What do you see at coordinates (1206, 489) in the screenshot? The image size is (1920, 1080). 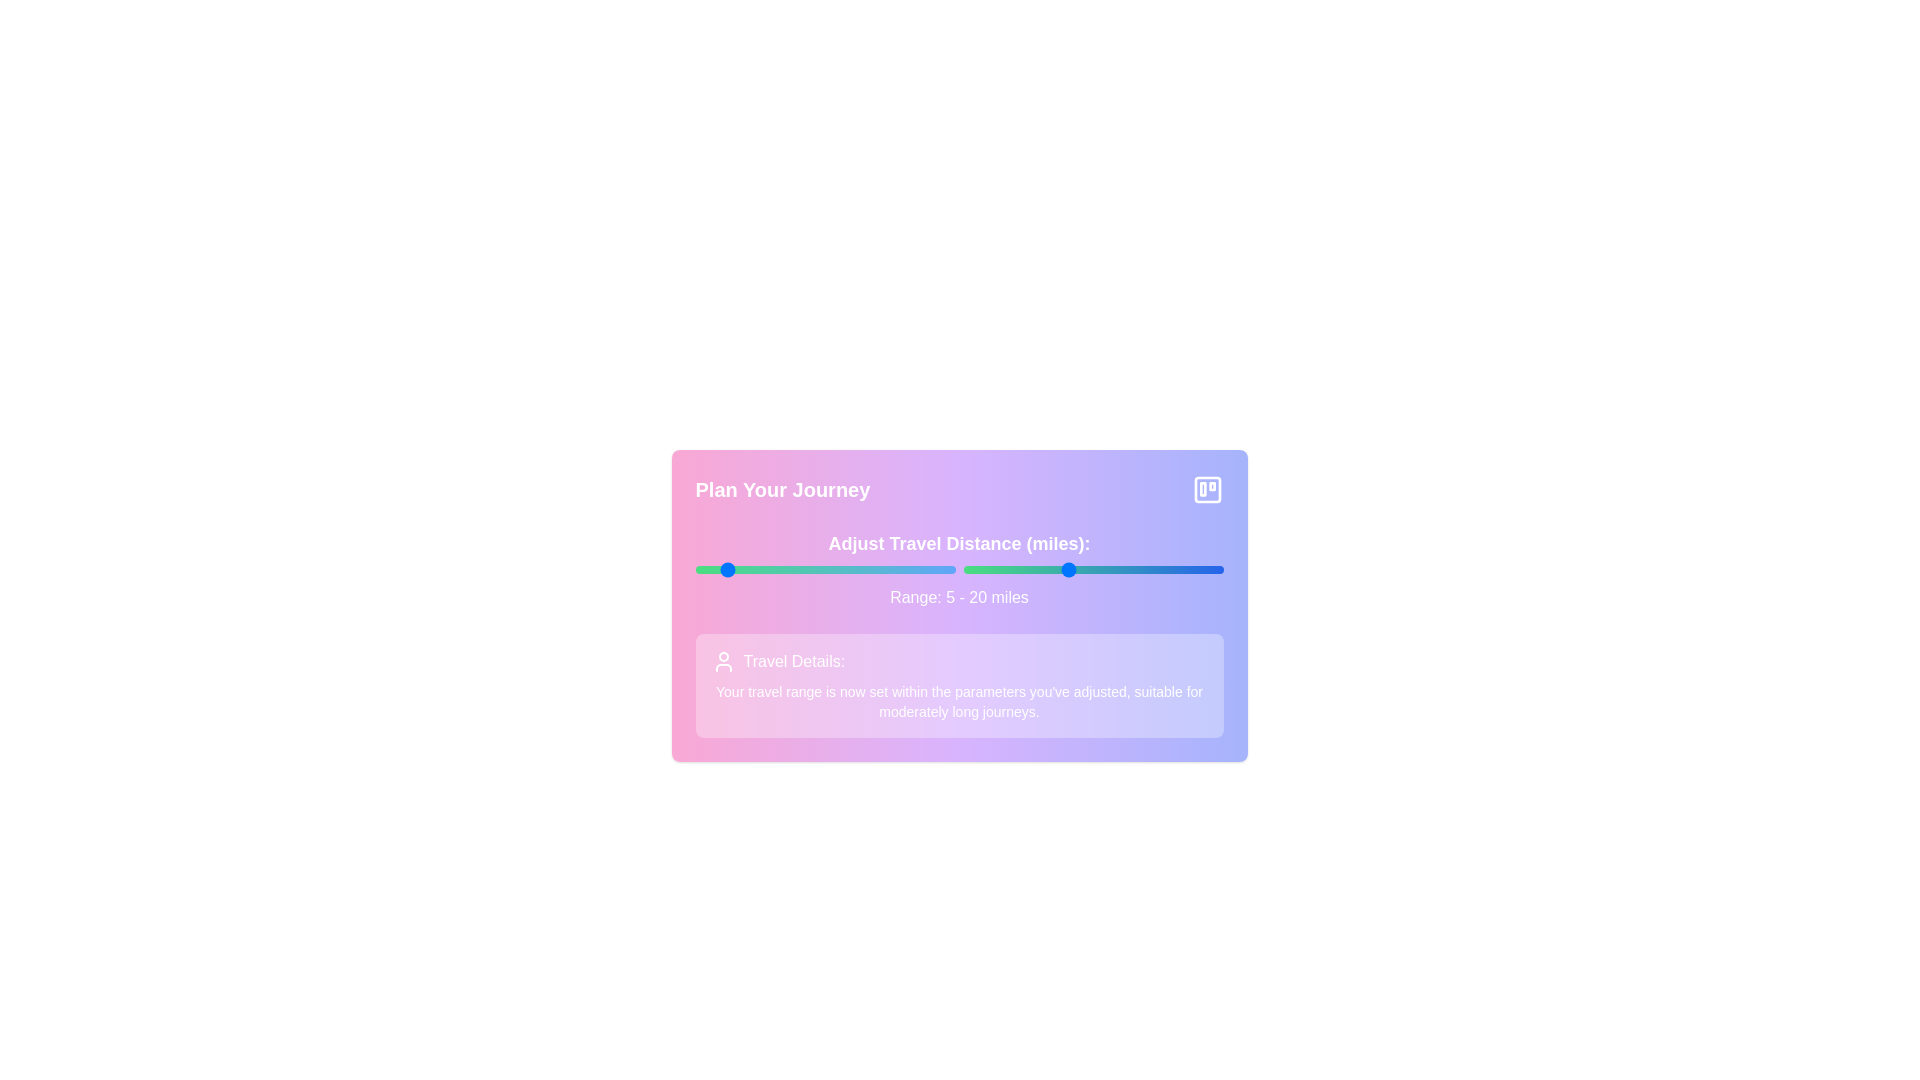 I see `the Trello logo icon, which is a minimalistic white outlined icon located in the top-right corner of the 'Plan Your Journey' section, adjacent to the title text` at bounding box center [1206, 489].